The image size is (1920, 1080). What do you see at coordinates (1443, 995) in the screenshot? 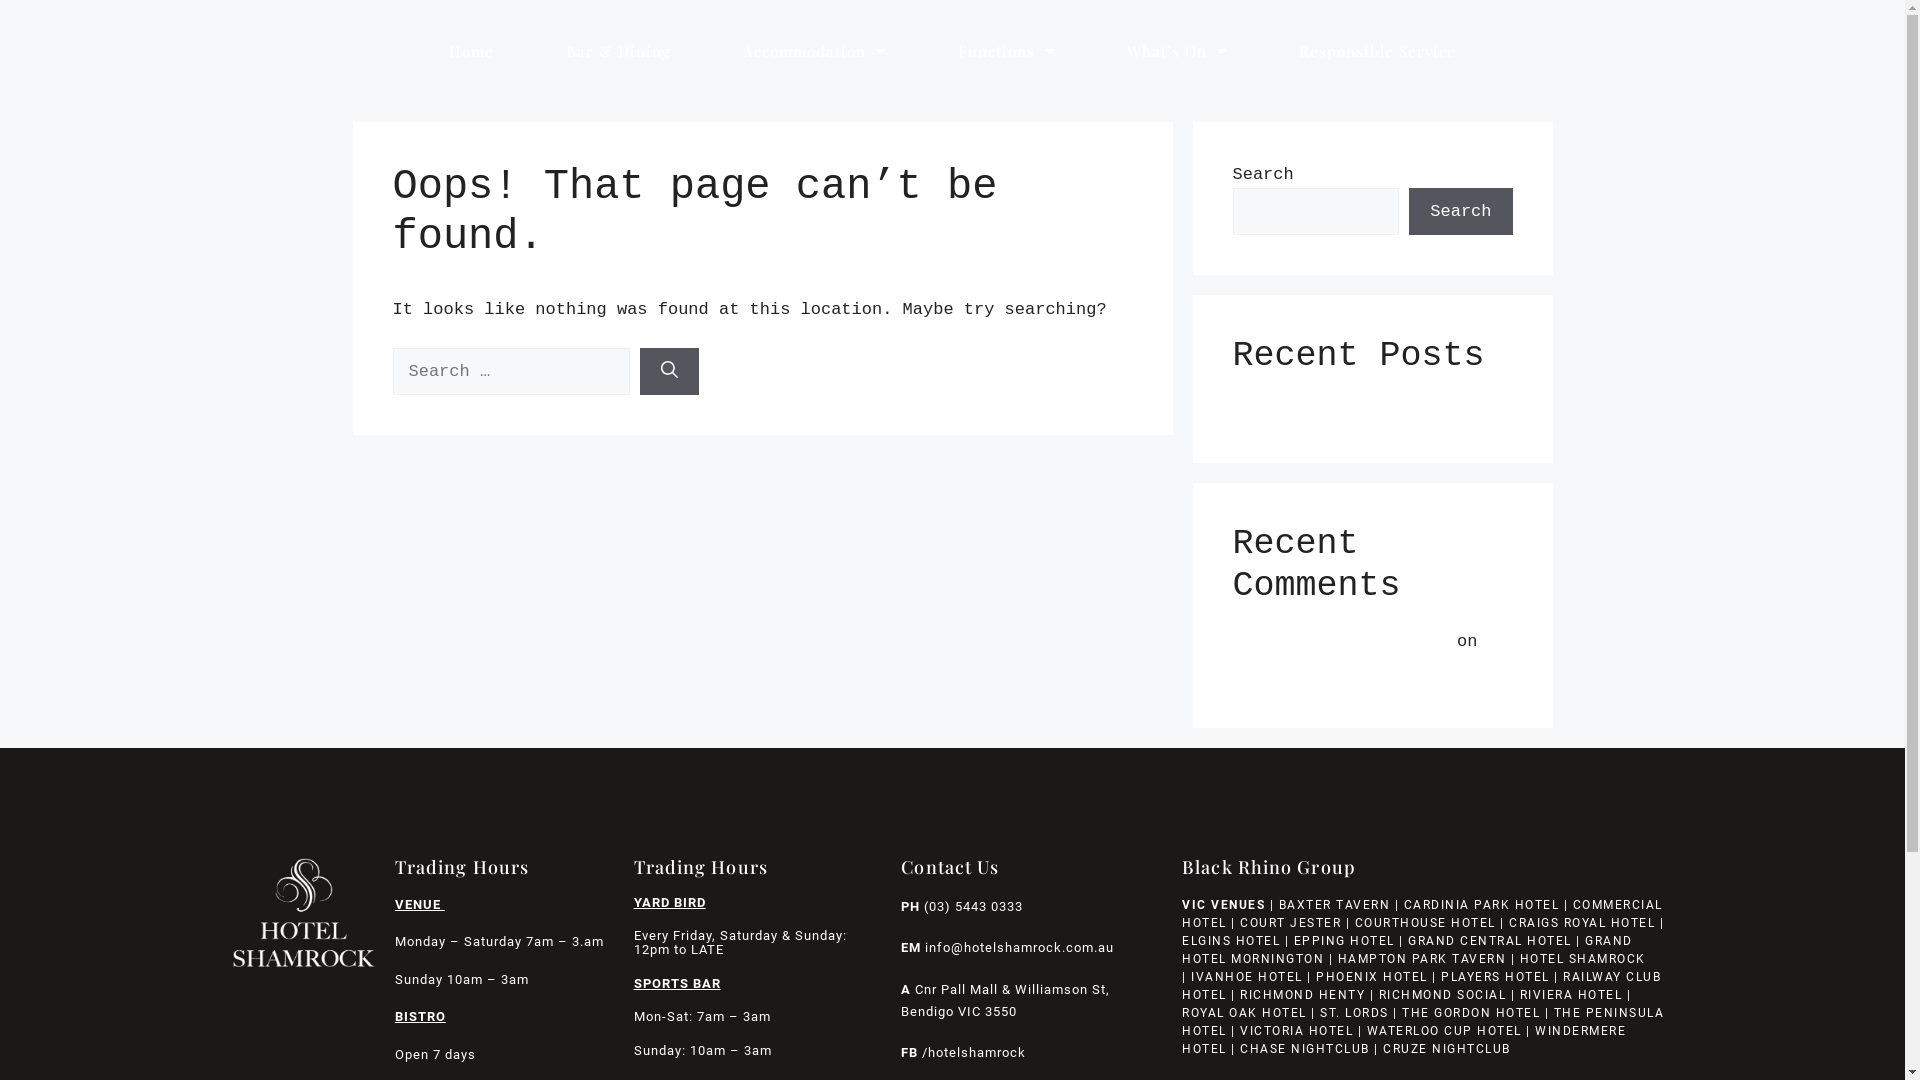
I see `'RICHMOND SOCIAL'` at bounding box center [1443, 995].